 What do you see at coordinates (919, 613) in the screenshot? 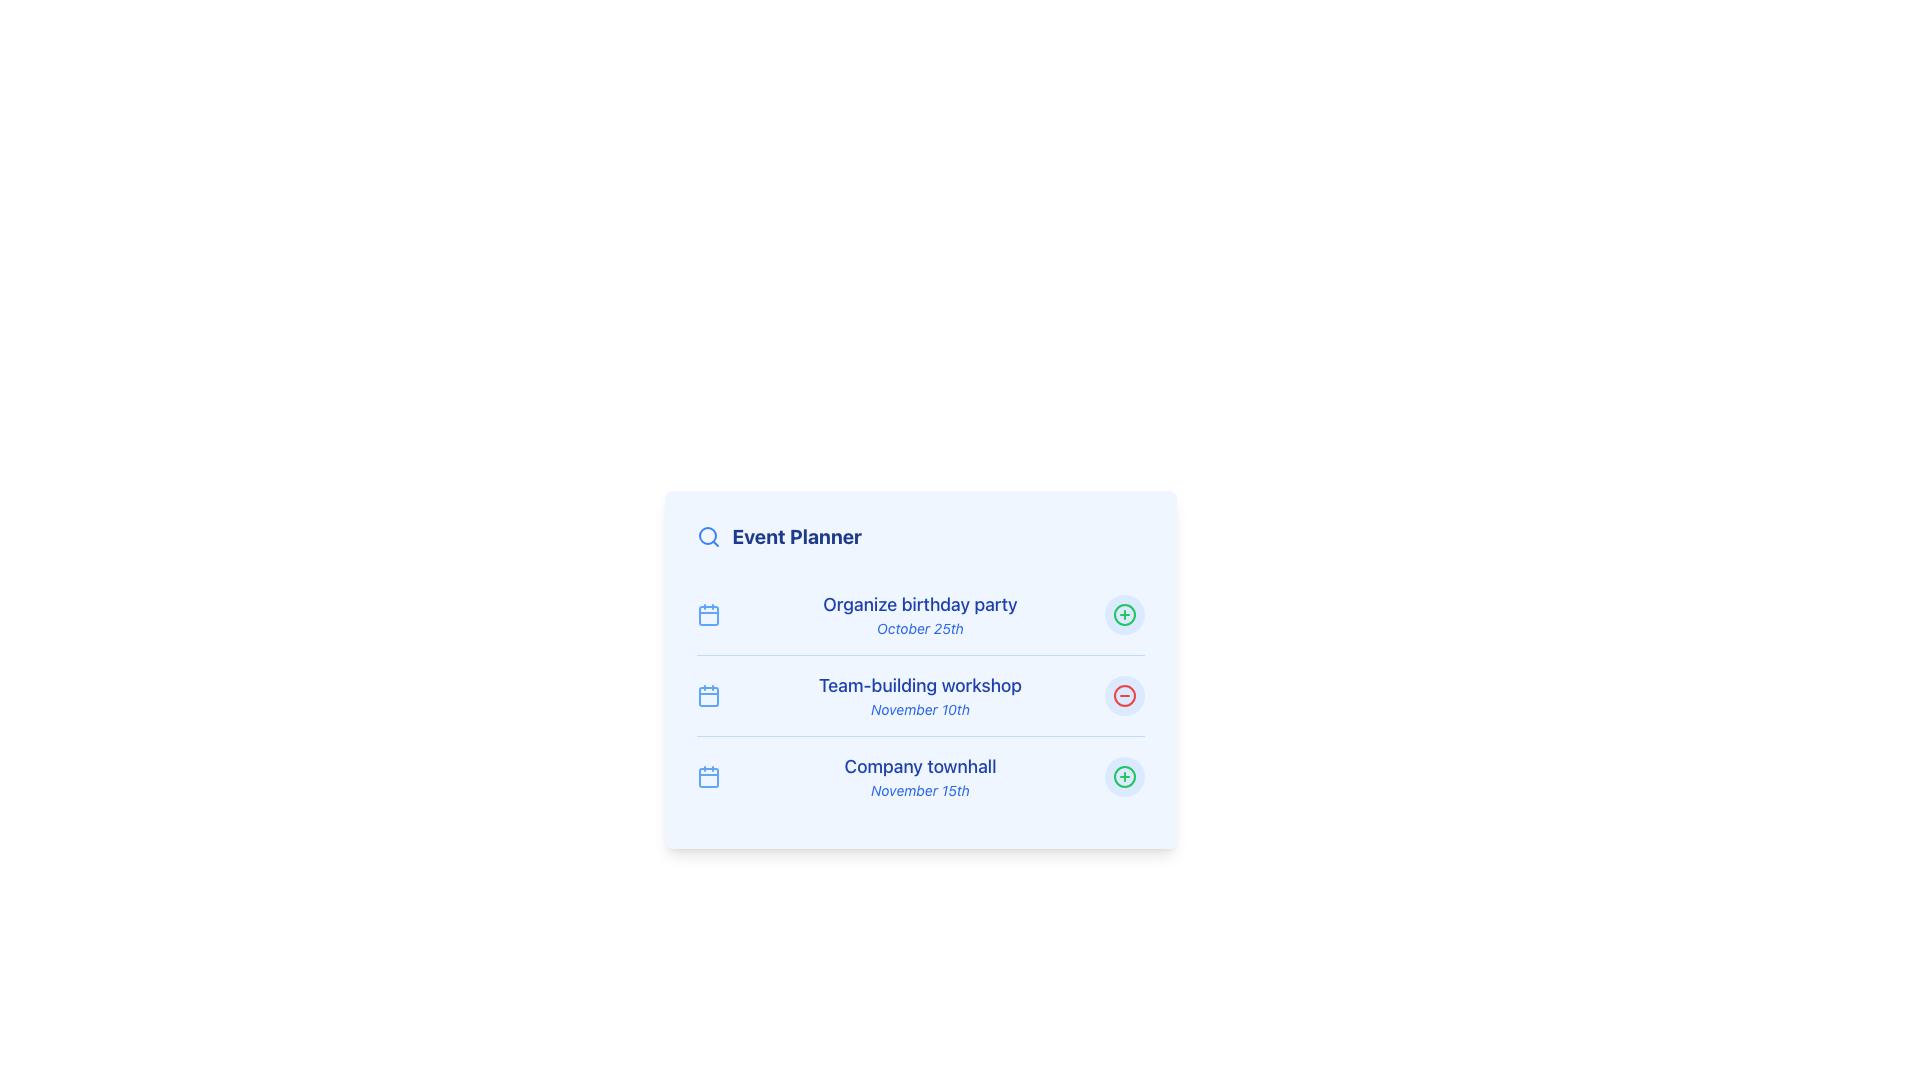
I see `the text label that reads 'Organize birthday party'` at bounding box center [919, 613].